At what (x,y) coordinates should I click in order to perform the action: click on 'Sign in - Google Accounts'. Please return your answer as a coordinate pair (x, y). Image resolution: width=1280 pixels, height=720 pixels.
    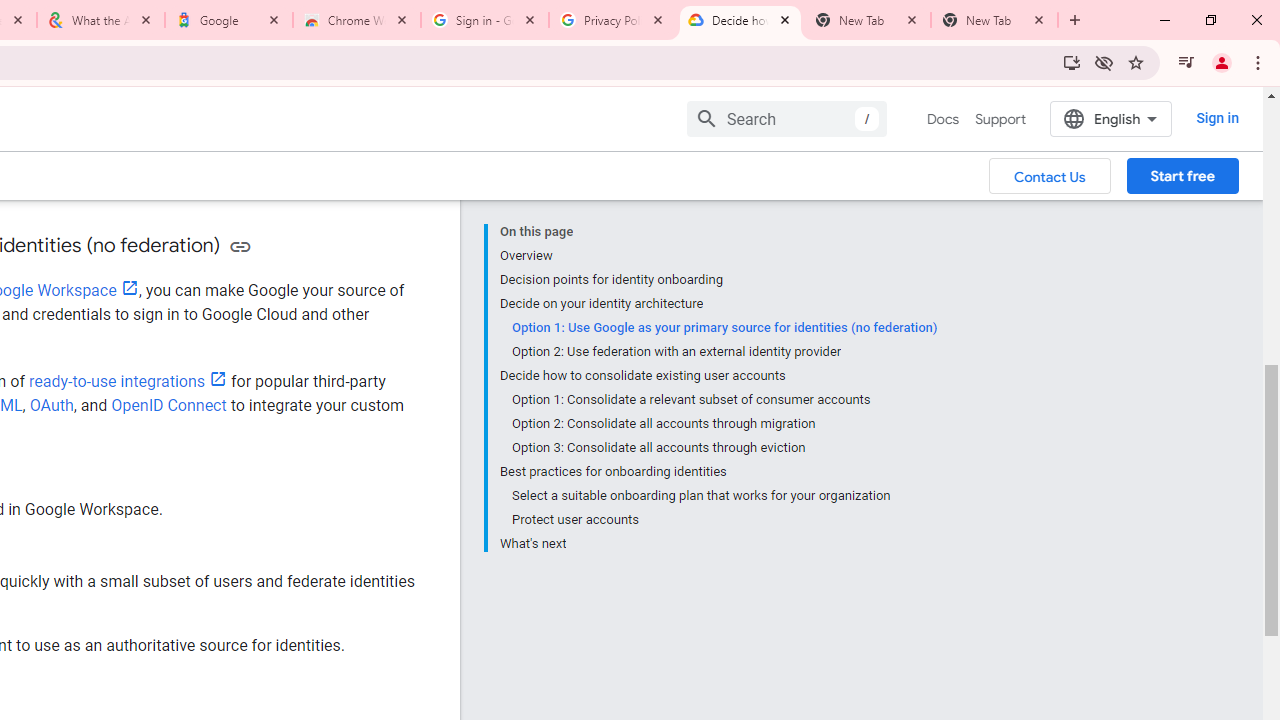
    Looking at the image, I should click on (485, 20).